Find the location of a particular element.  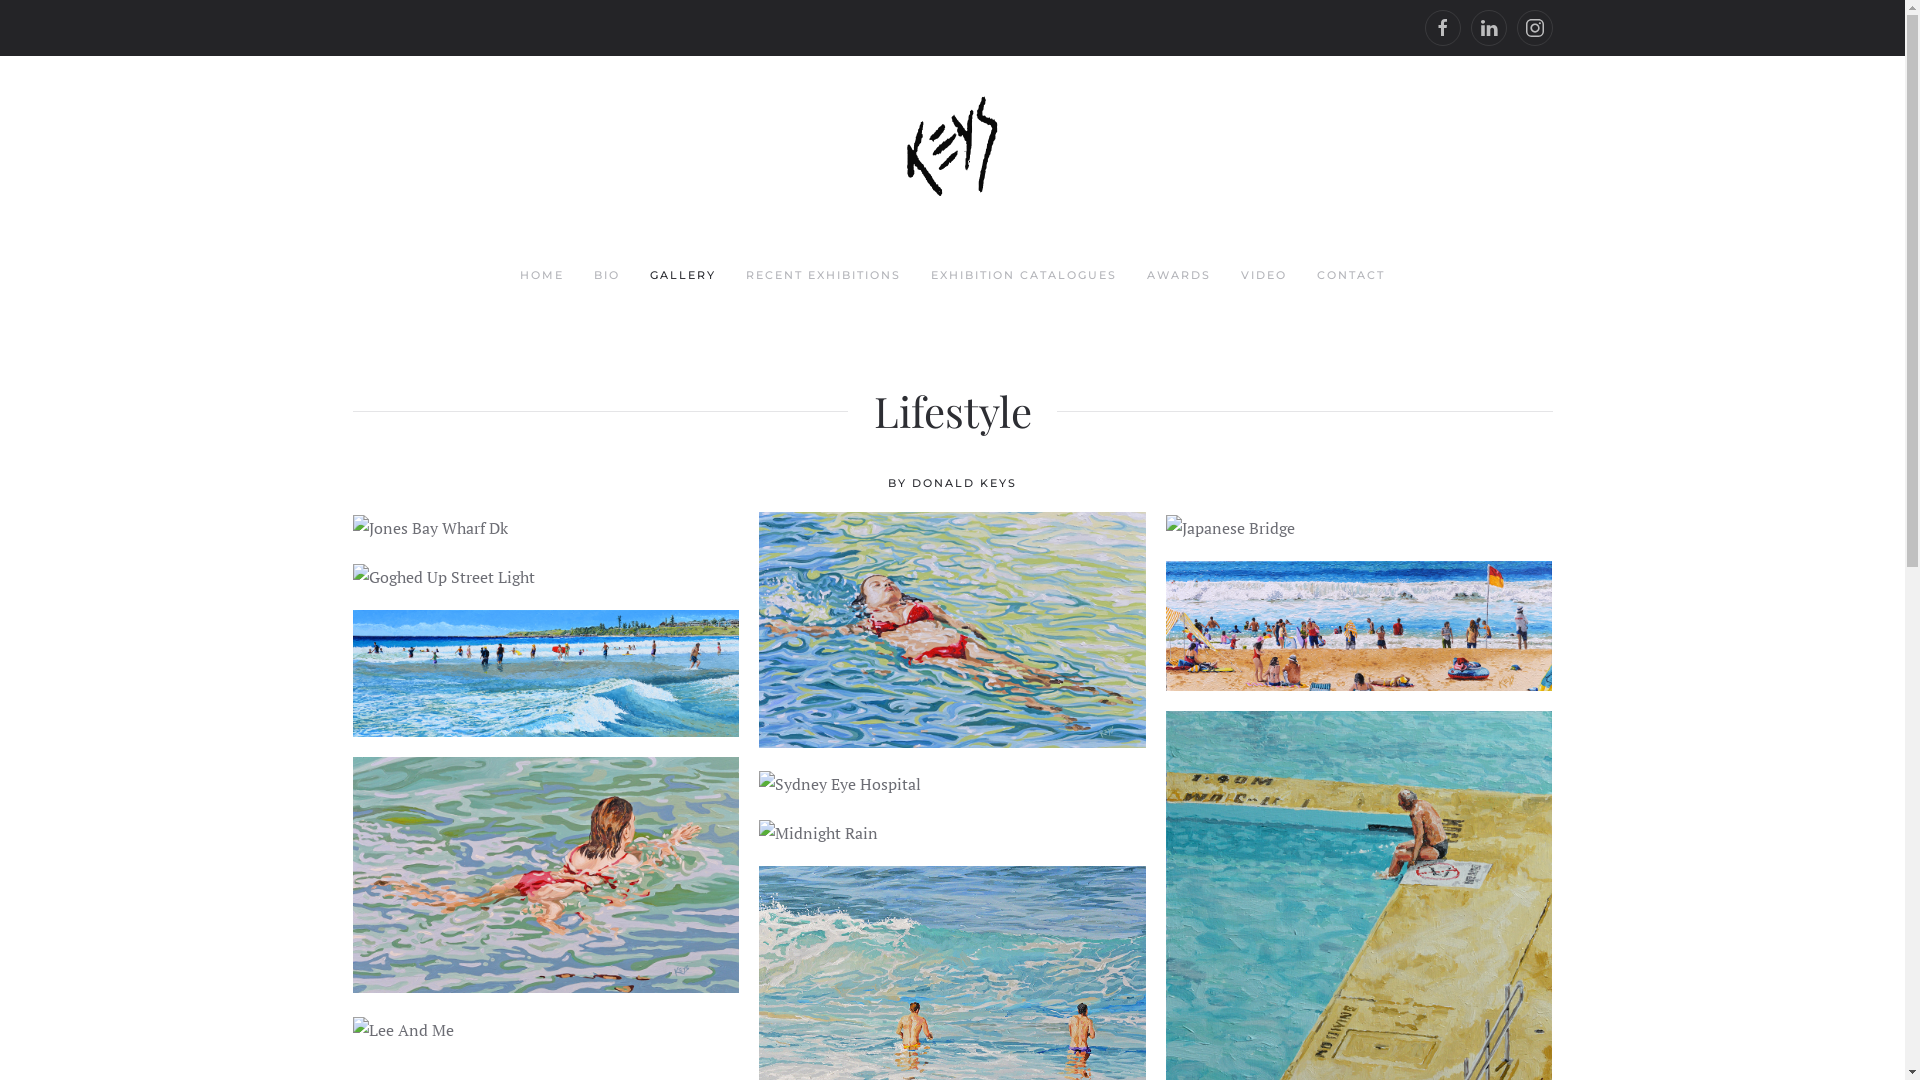

'CONTACT' is located at coordinates (1350, 276).